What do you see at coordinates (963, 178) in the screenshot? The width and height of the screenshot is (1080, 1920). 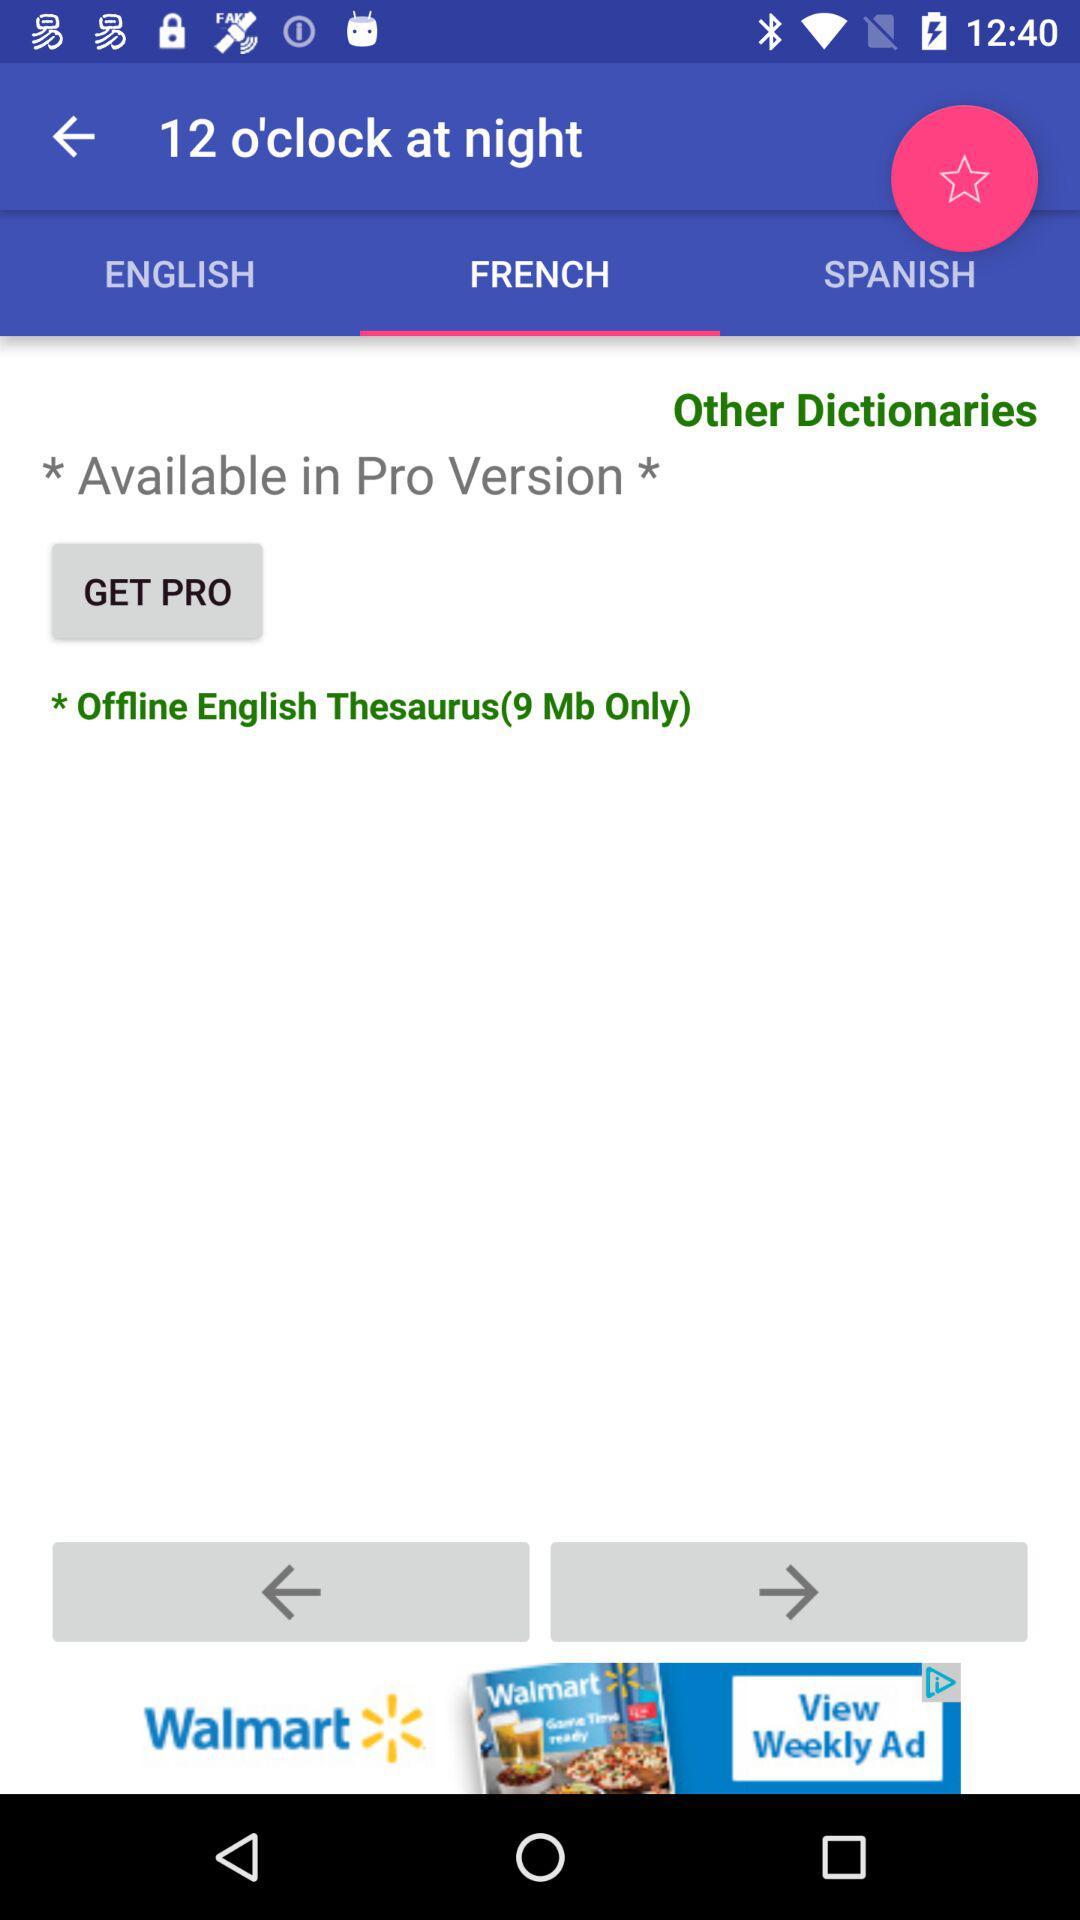 I see `the star icon` at bounding box center [963, 178].